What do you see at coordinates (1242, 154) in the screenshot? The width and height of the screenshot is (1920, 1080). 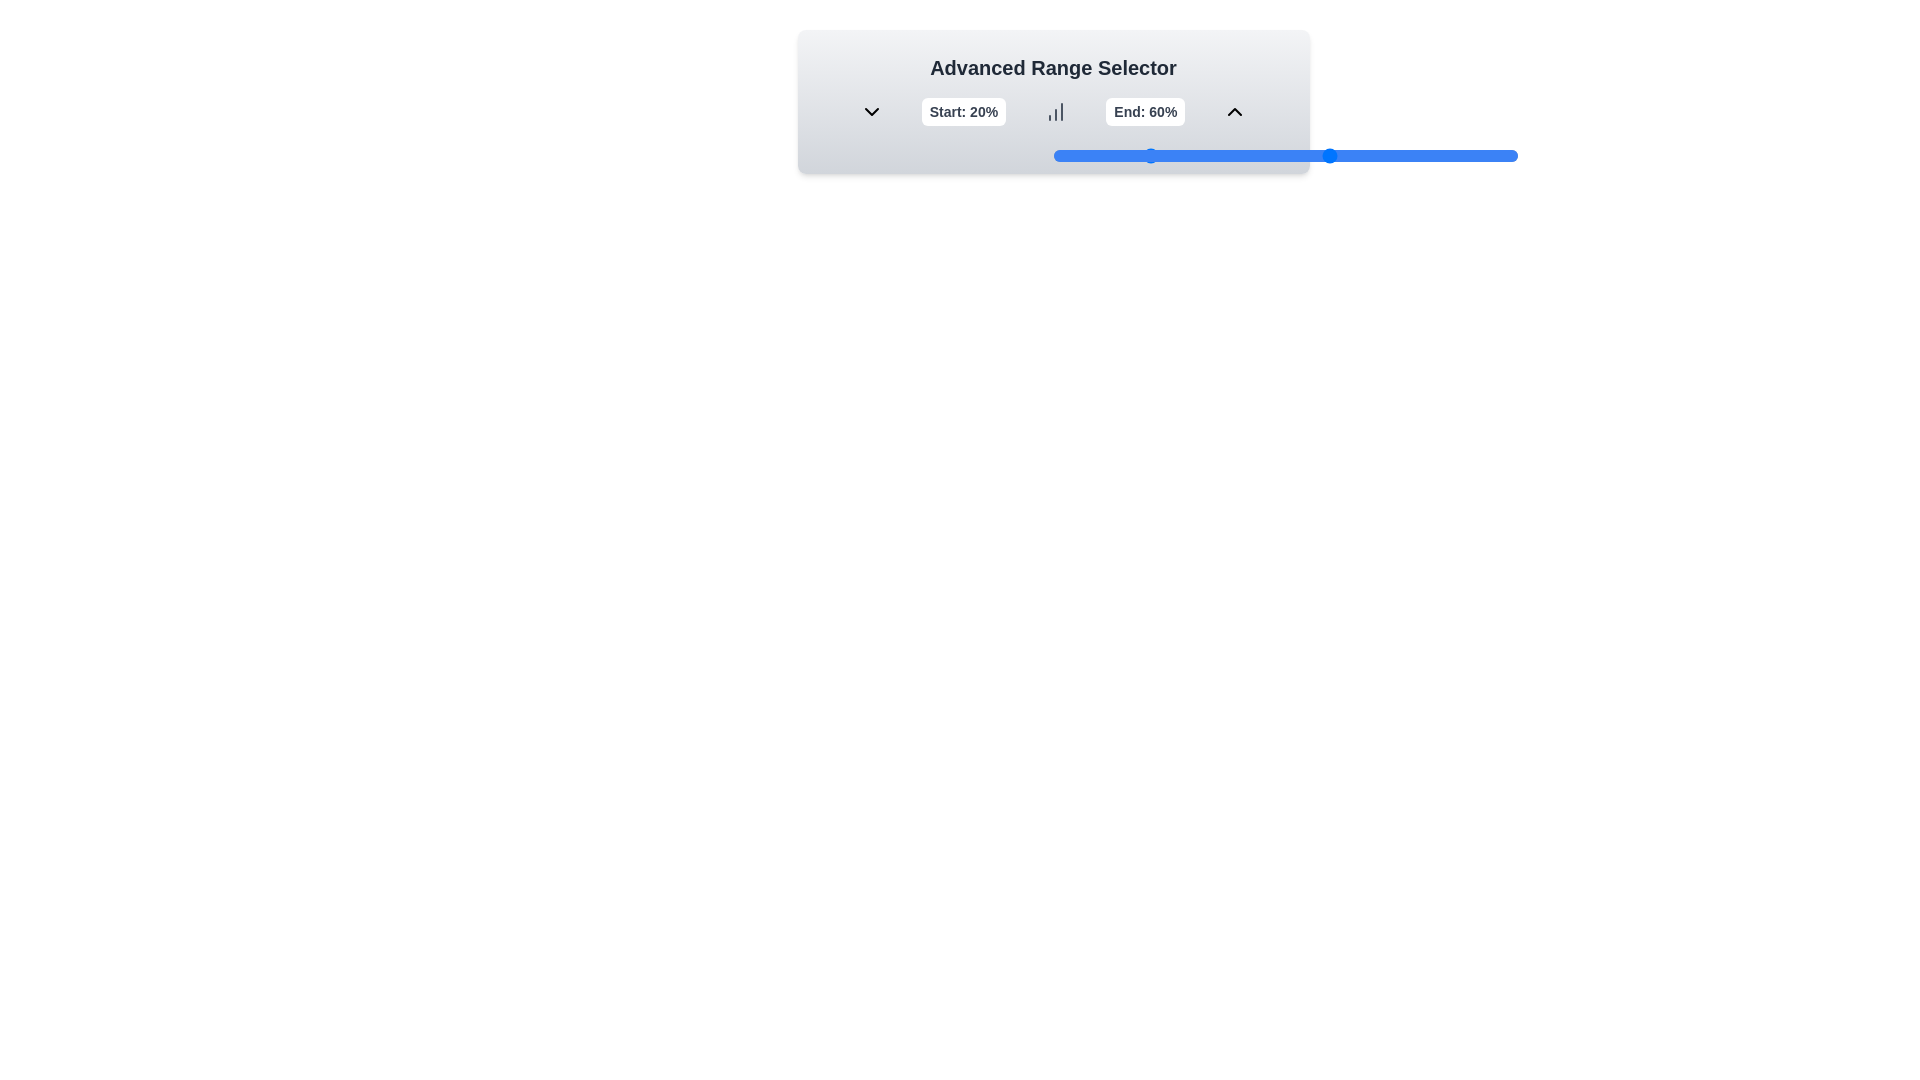 I see `the start range slider to 41%` at bounding box center [1242, 154].